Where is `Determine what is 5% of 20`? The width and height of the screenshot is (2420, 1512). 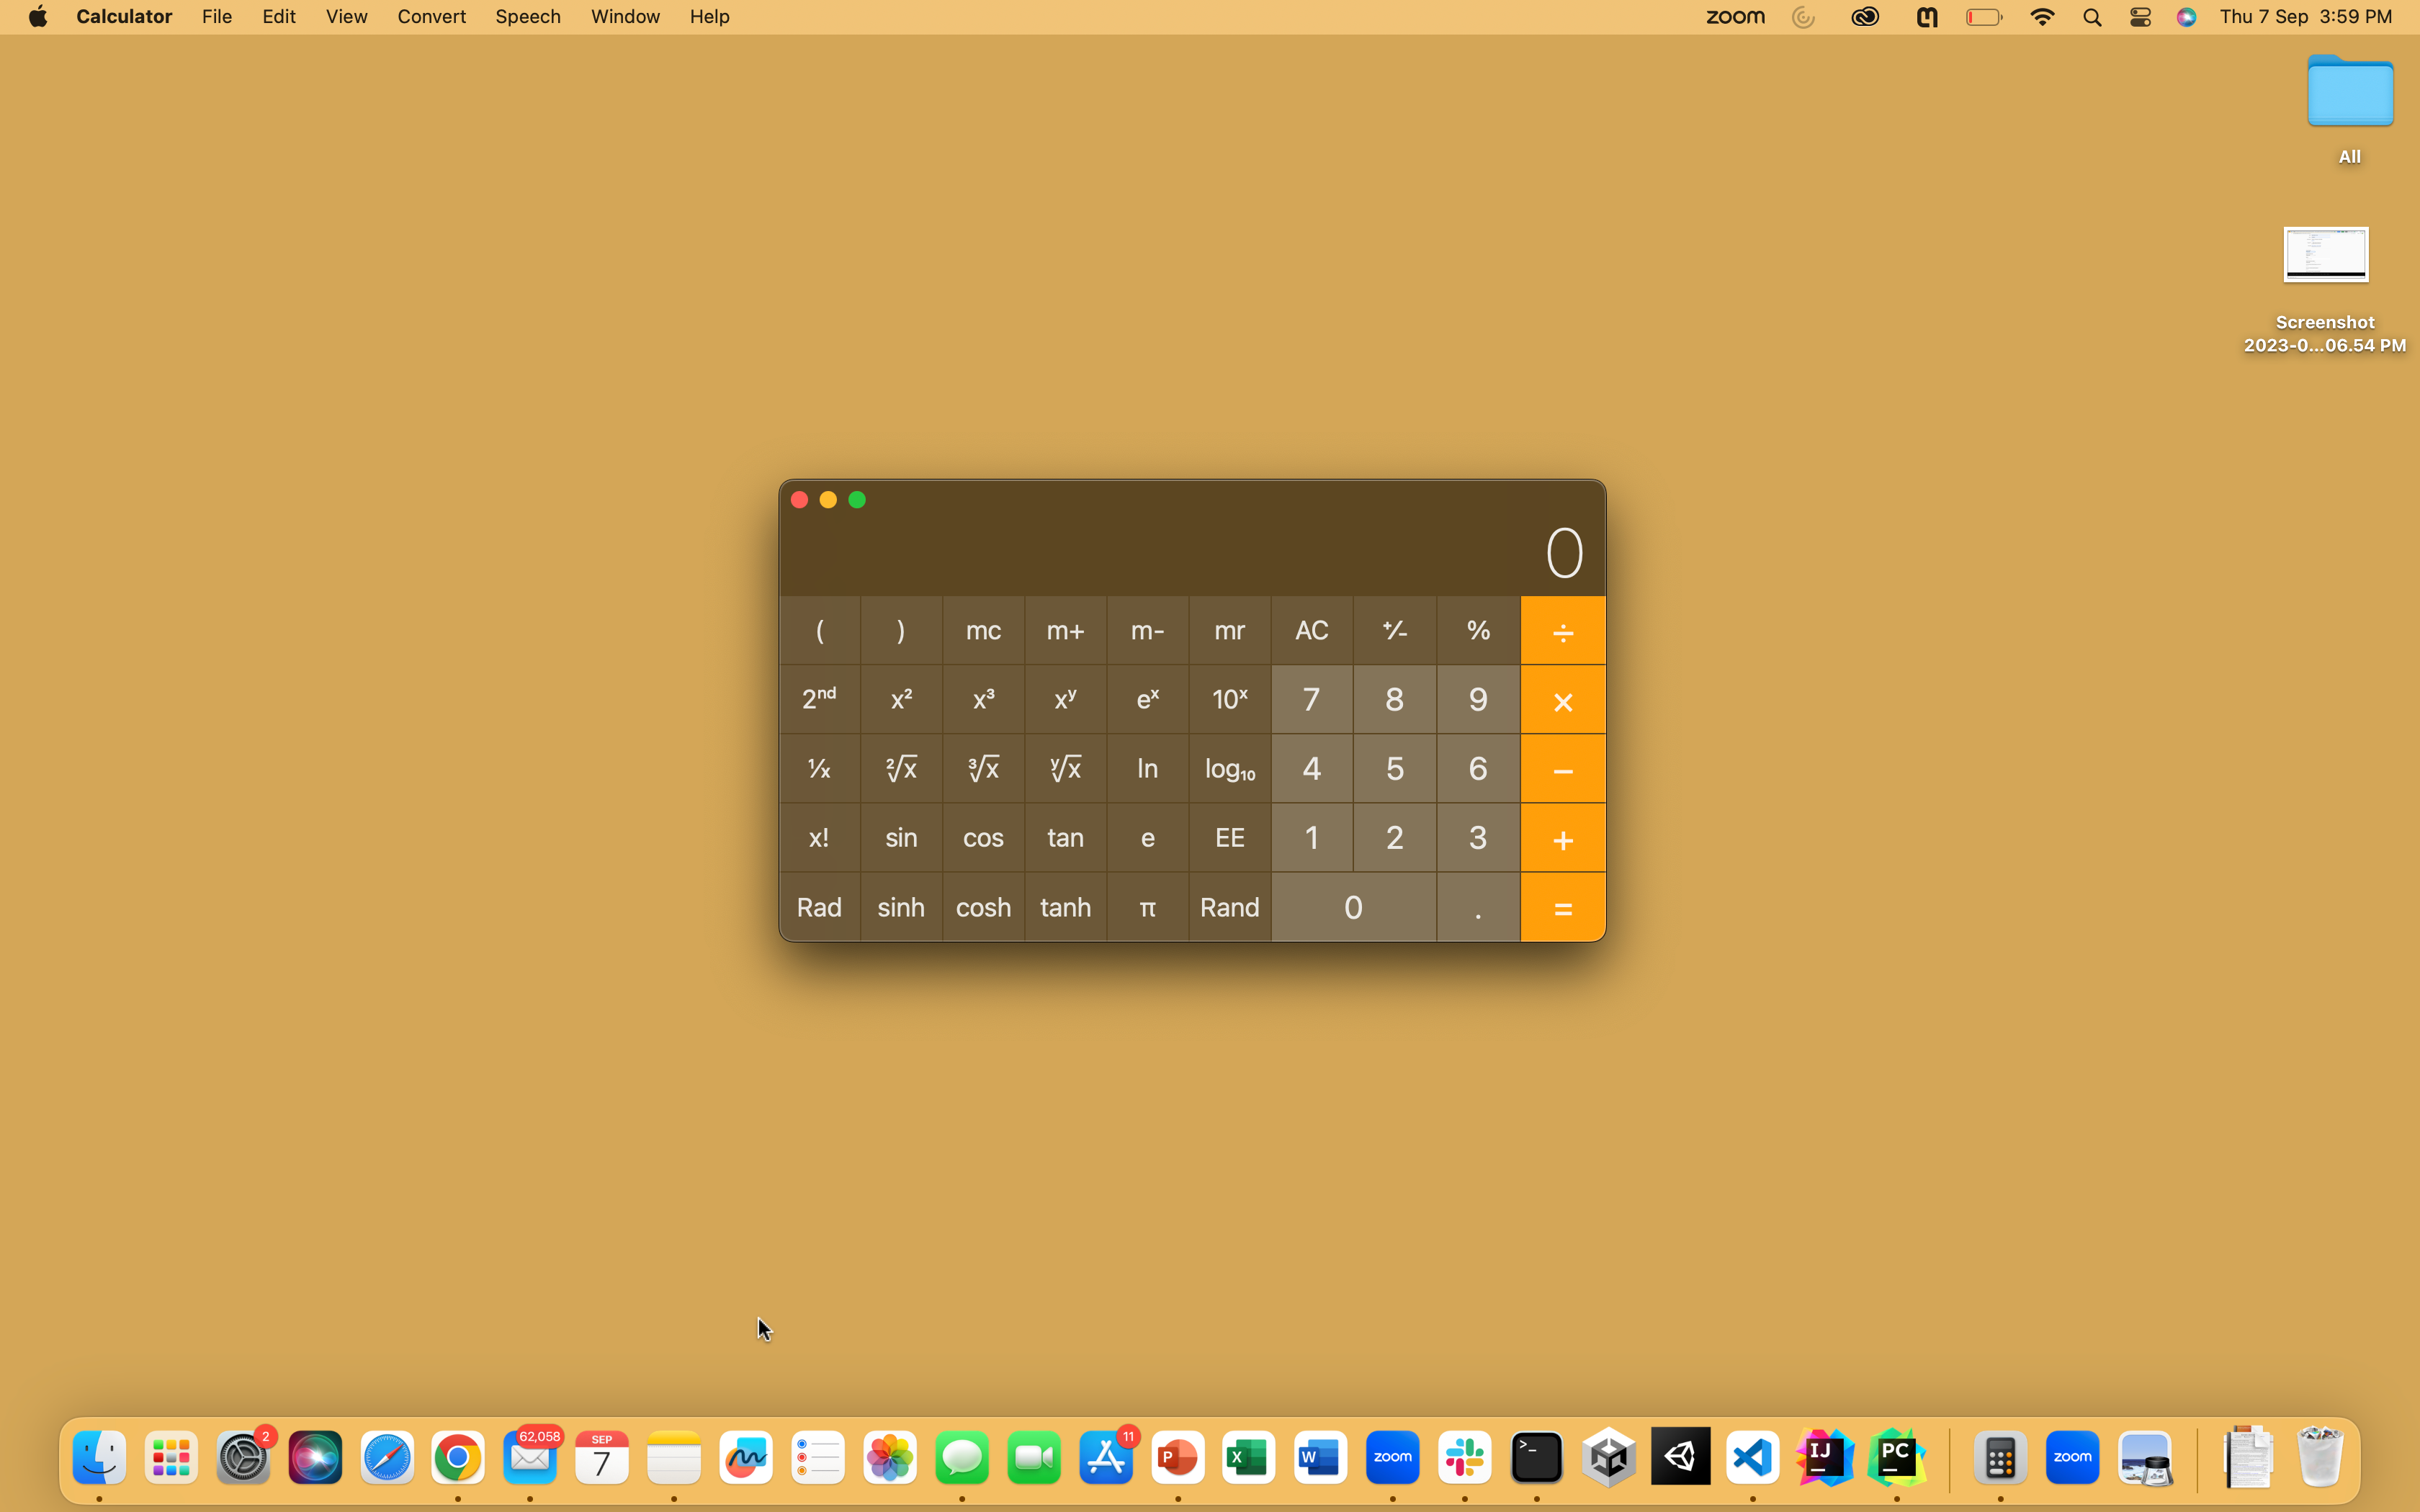 Determine what is 5% of 20 is located at coordinates (1395, 765).